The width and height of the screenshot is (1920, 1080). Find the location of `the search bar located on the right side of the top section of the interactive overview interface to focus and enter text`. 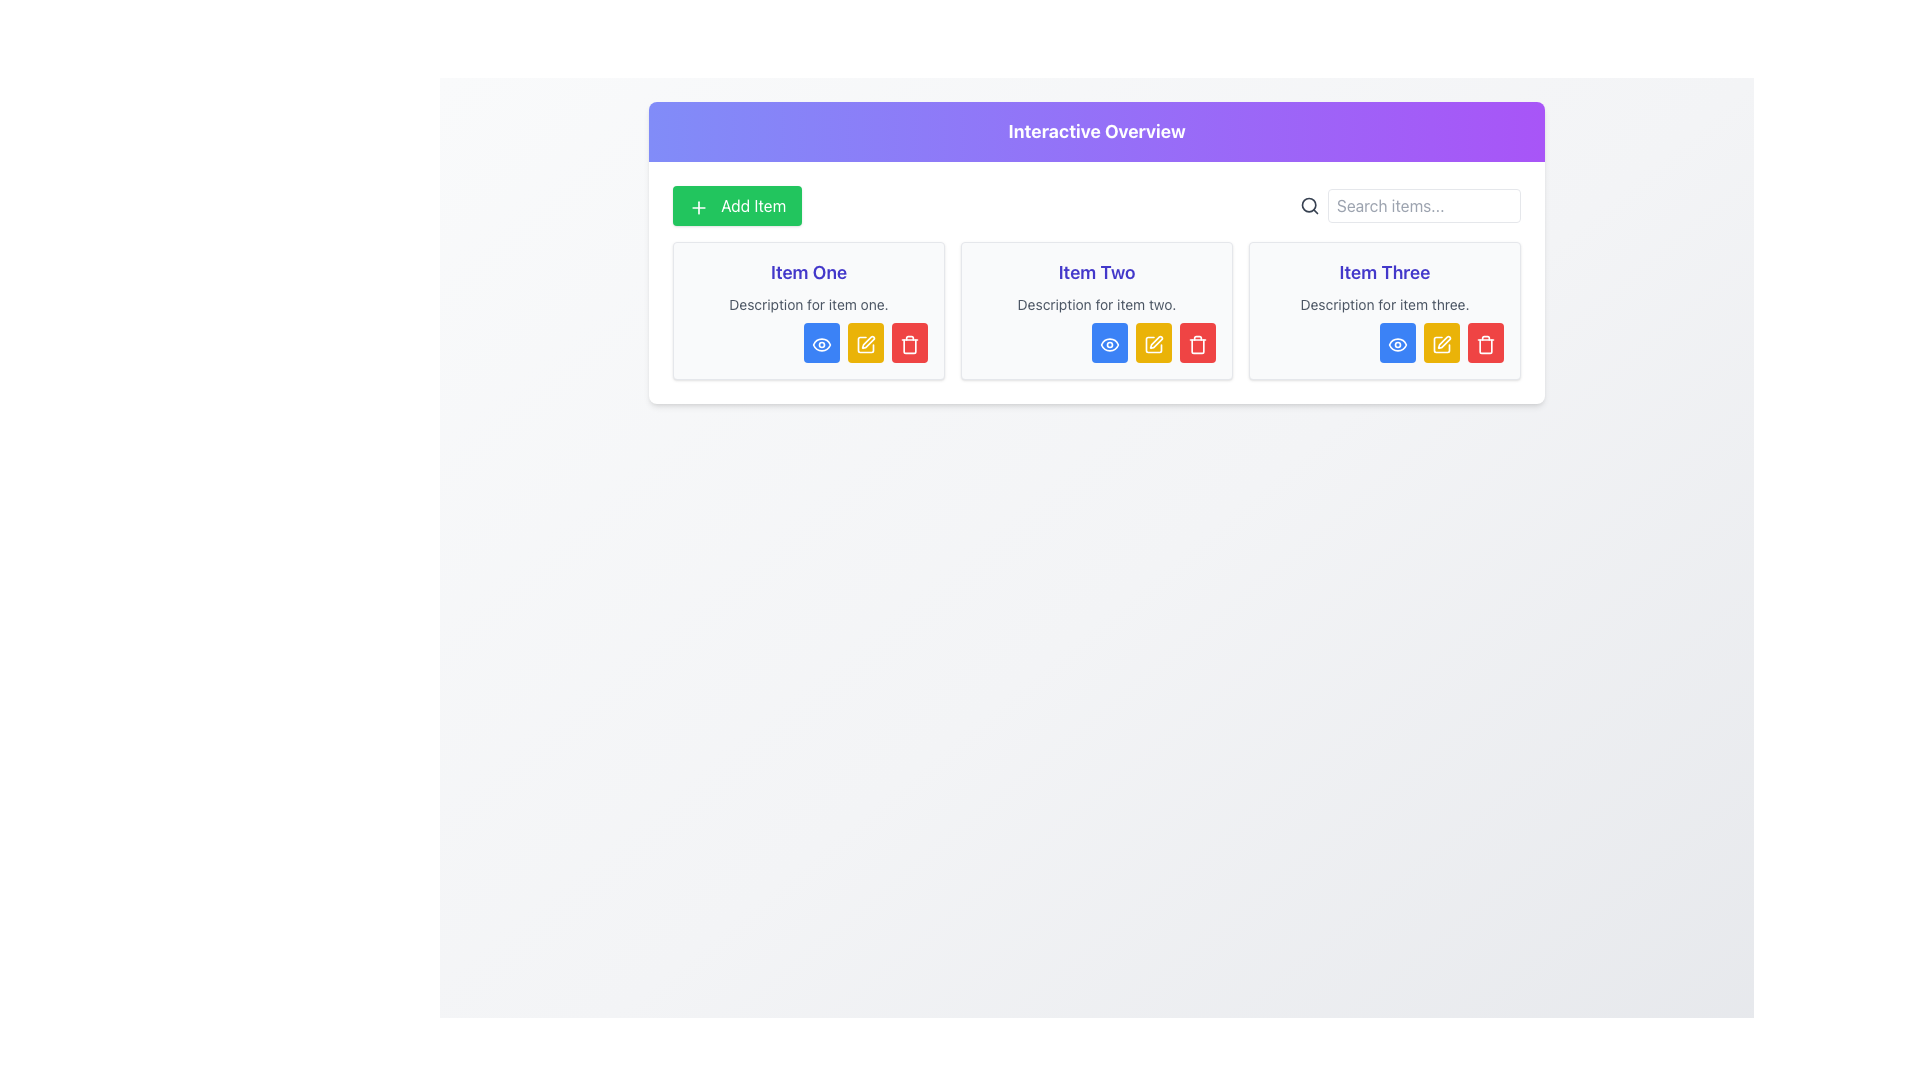

the search bar located on the right side of the top section of the interactive overview interface to focus and enter text is located at coordinates (1409, 205).